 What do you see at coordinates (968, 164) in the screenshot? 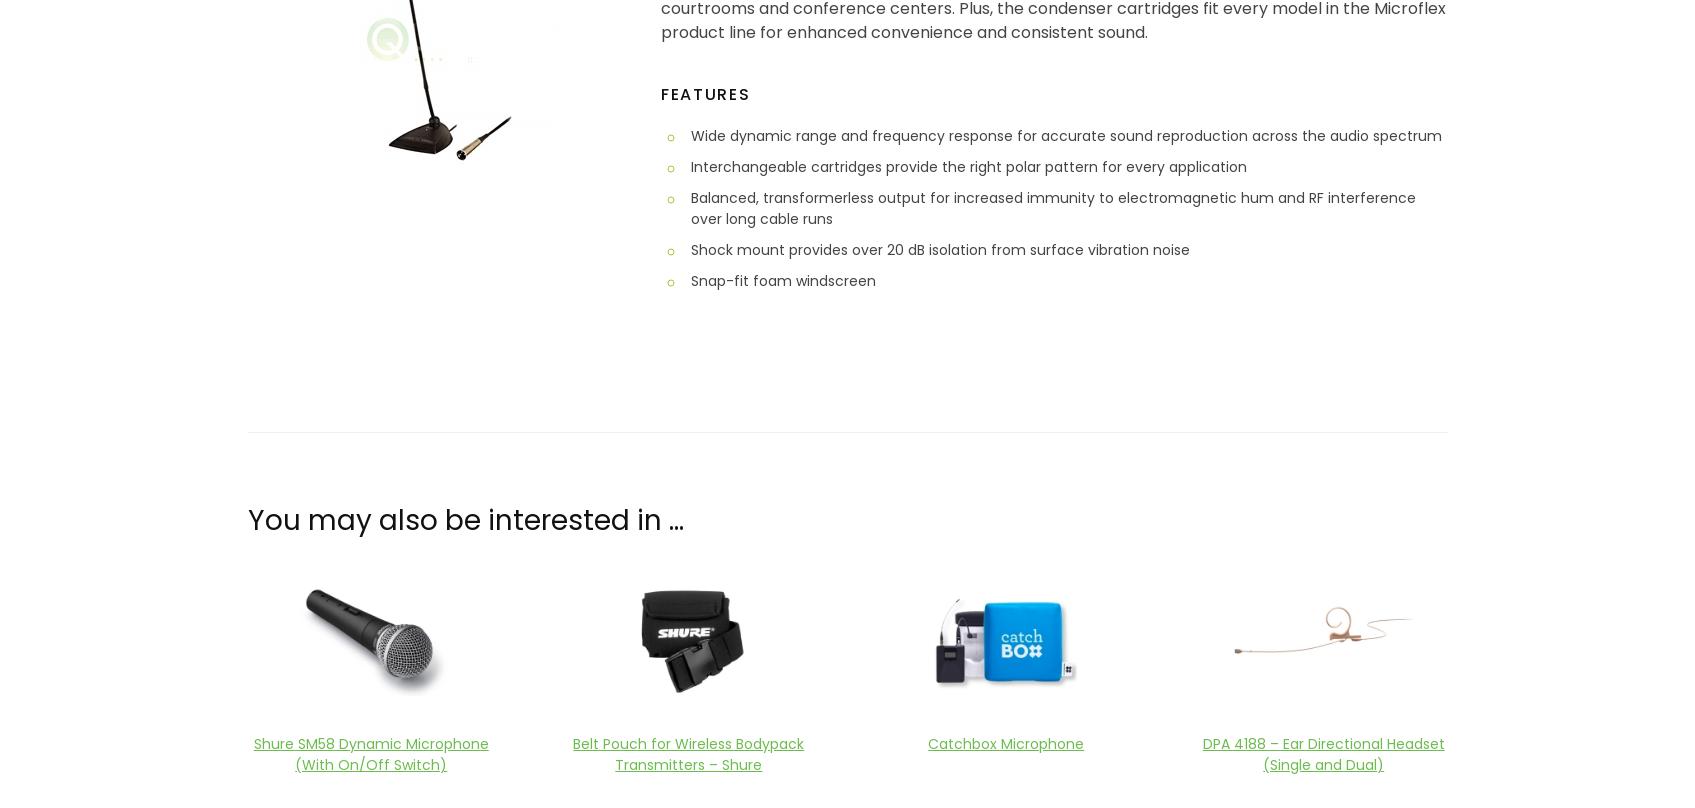
I see `'Interchangeable cartridges provide the right polar pattern for every application'` at bounding box center [968, 164].